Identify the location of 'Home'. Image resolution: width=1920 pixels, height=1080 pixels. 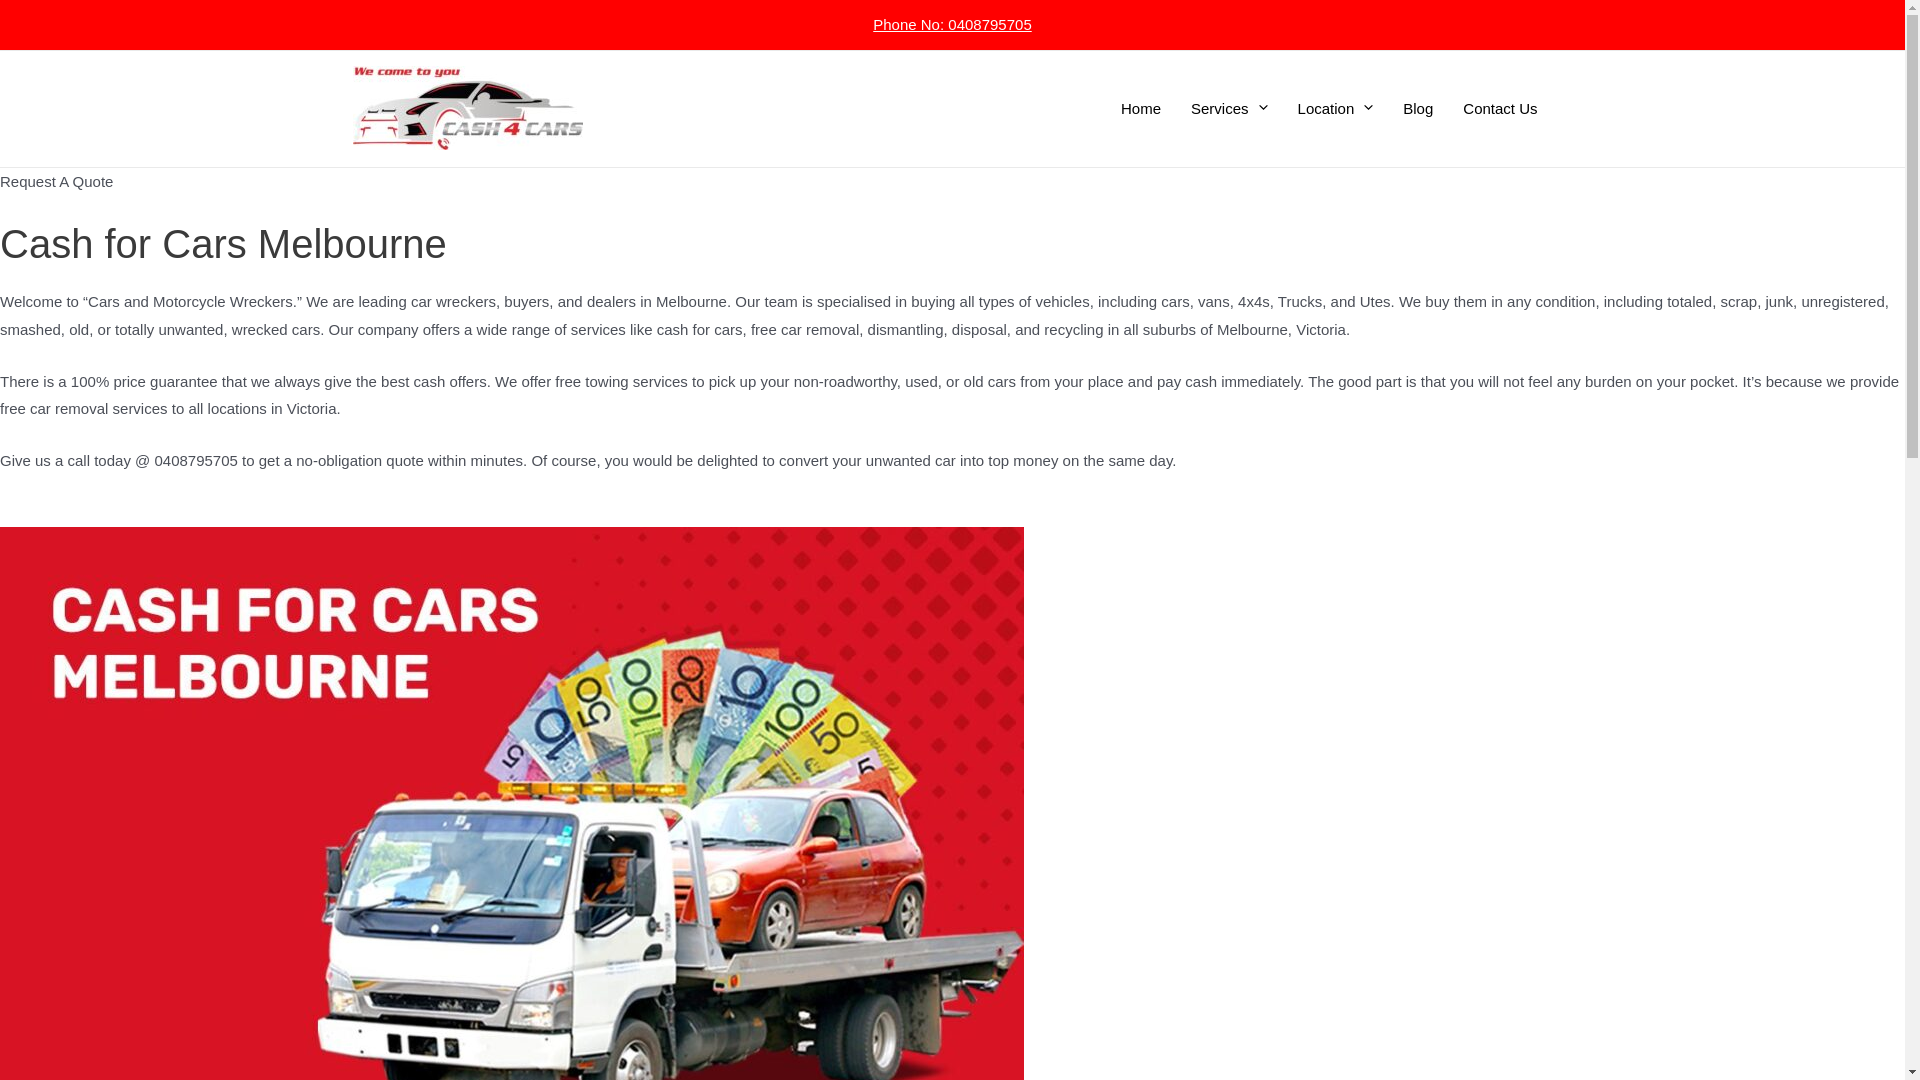
(1141, 108).